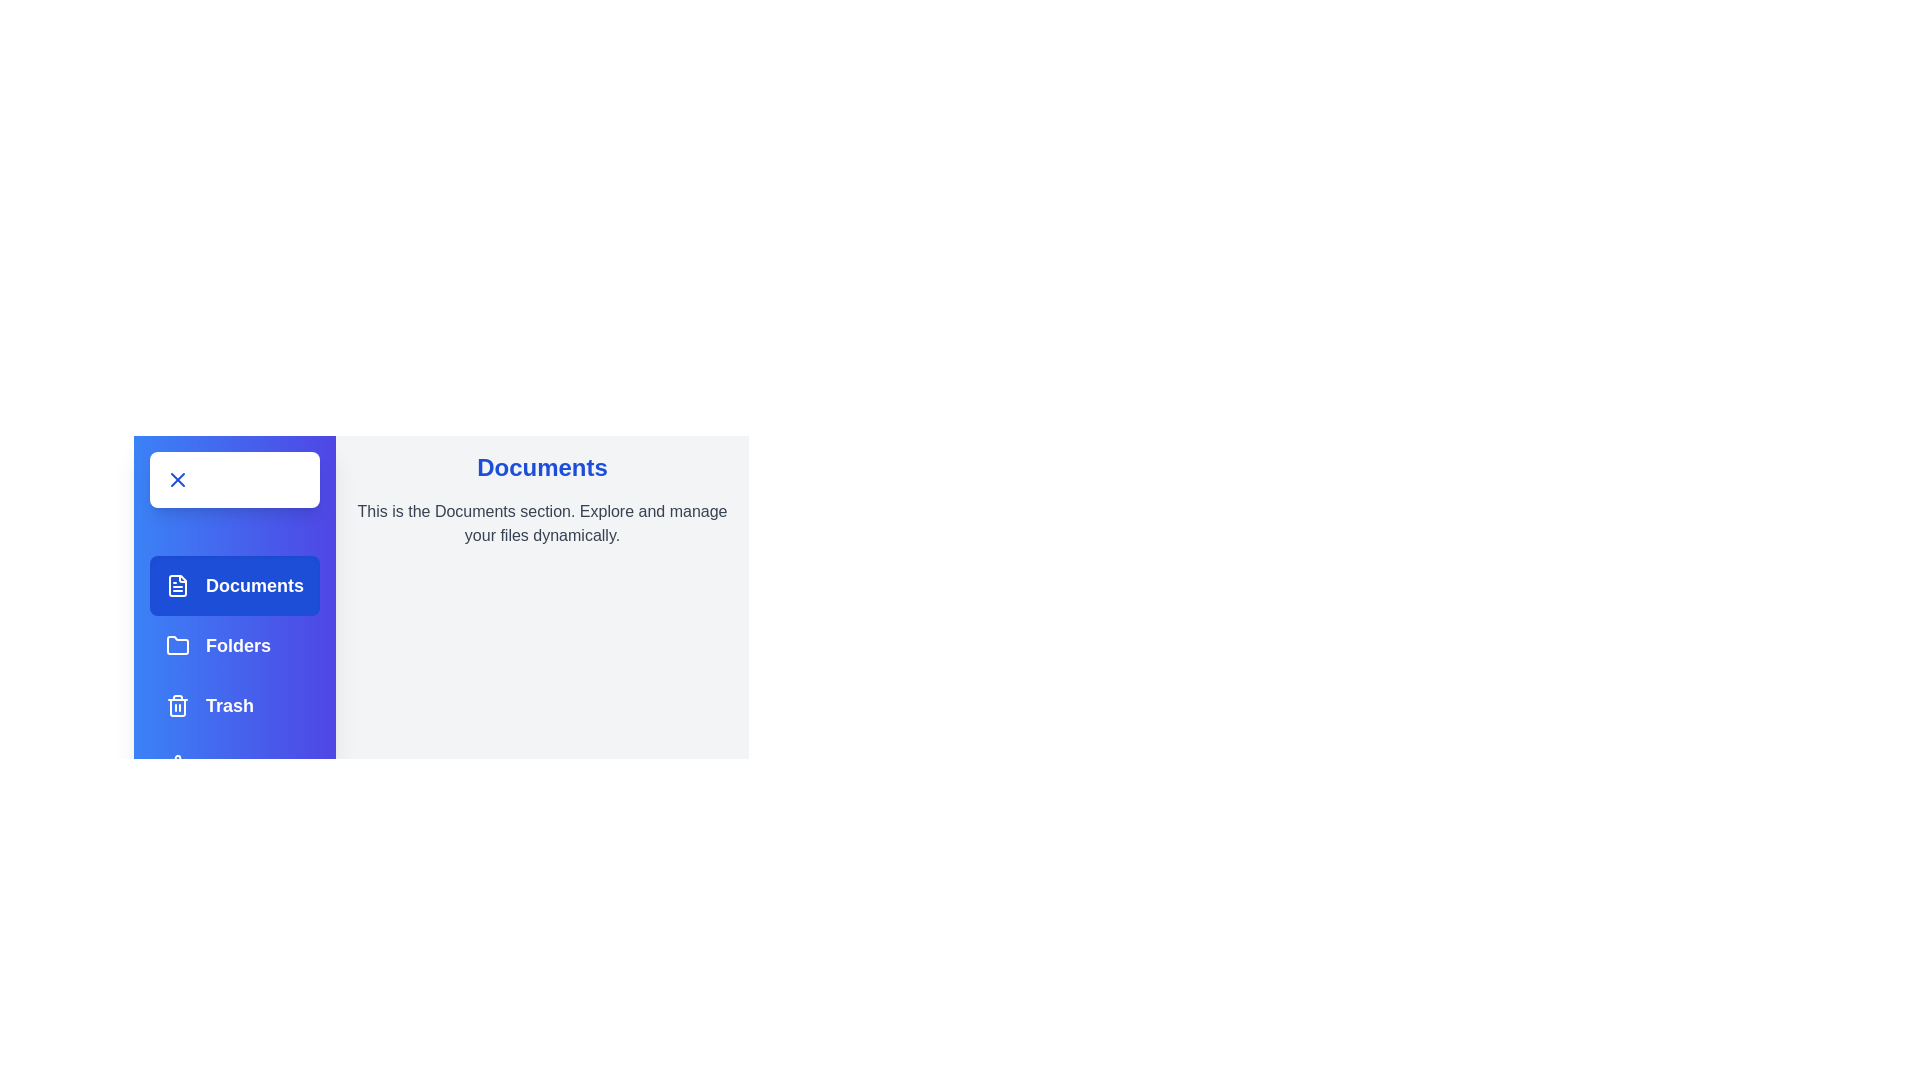 This screenshot has width=1920, height=1080. What do you see at coordinates (235, 704) in the screenshot?
I see `the section Trash in the drawer` at bounding box center [235, 704].